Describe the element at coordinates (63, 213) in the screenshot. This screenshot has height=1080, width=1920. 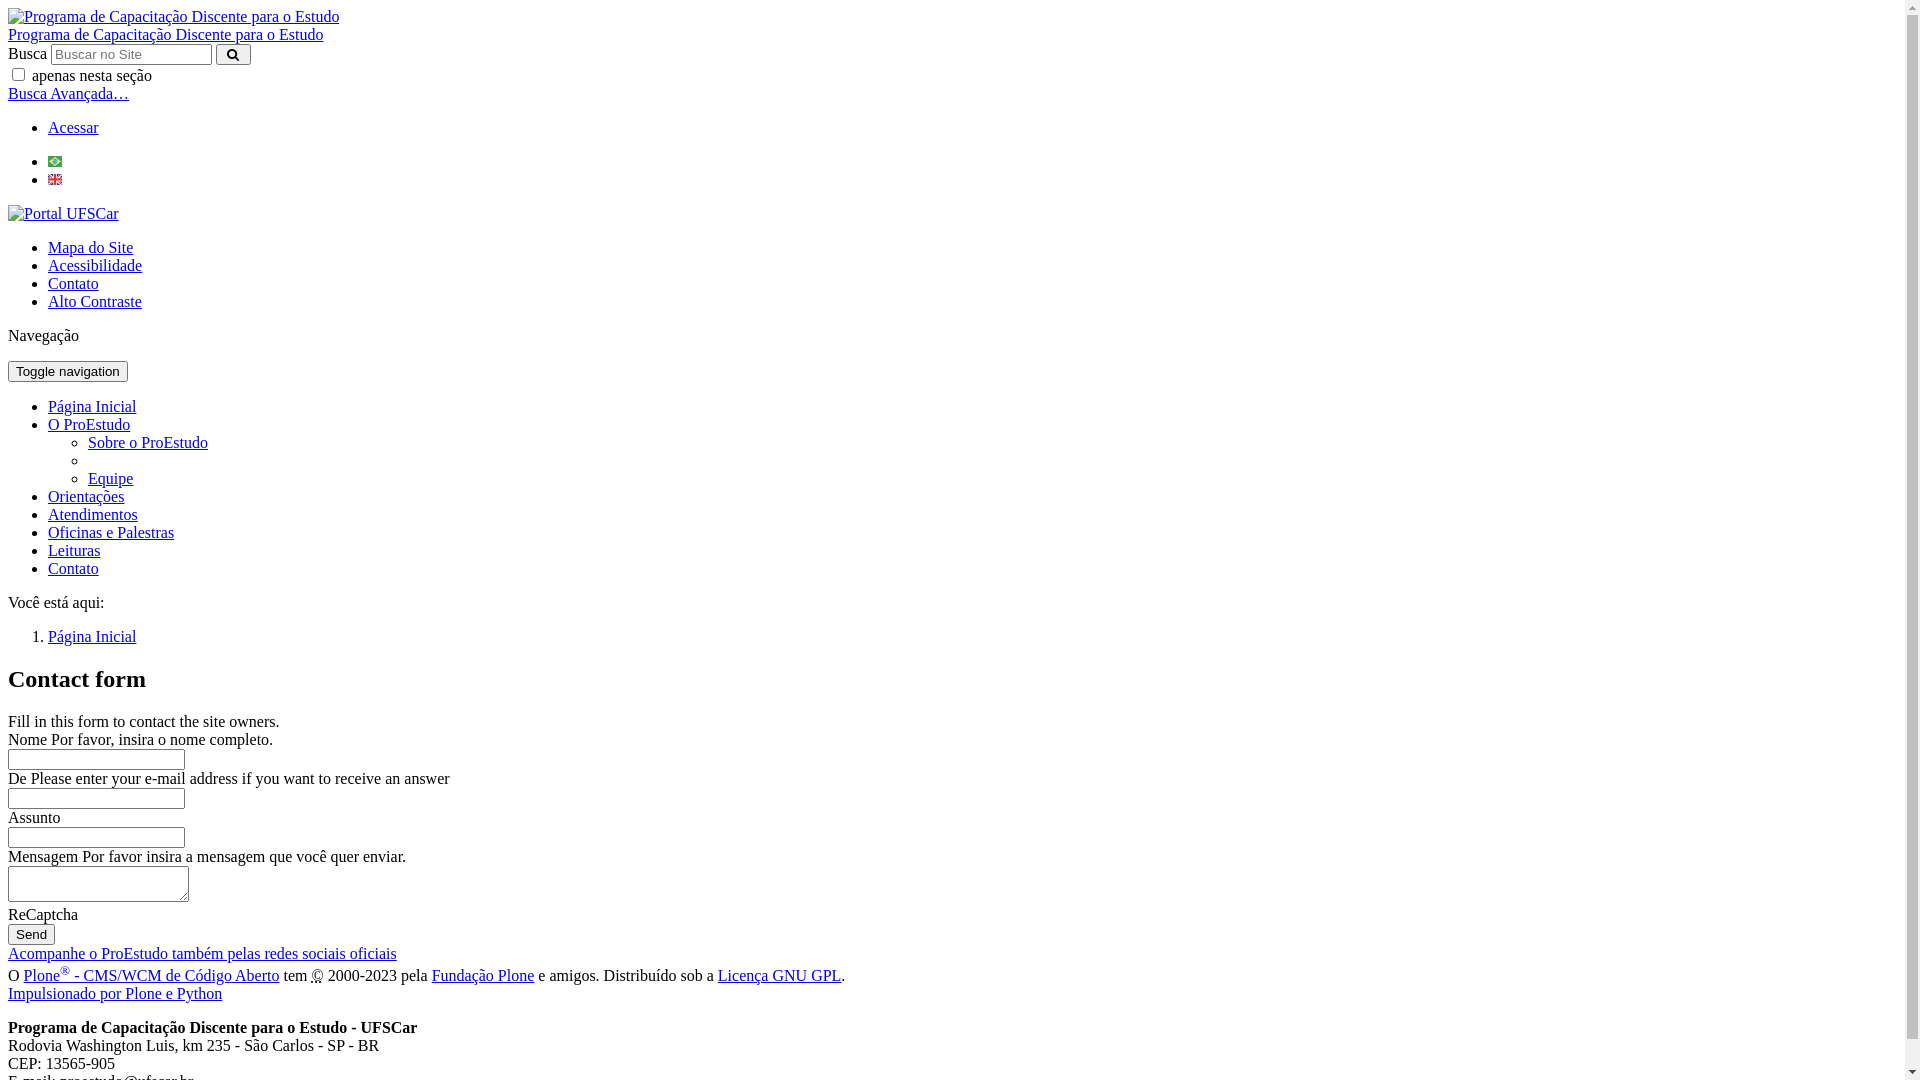
I see `'Portal UFSCar'` at that location.